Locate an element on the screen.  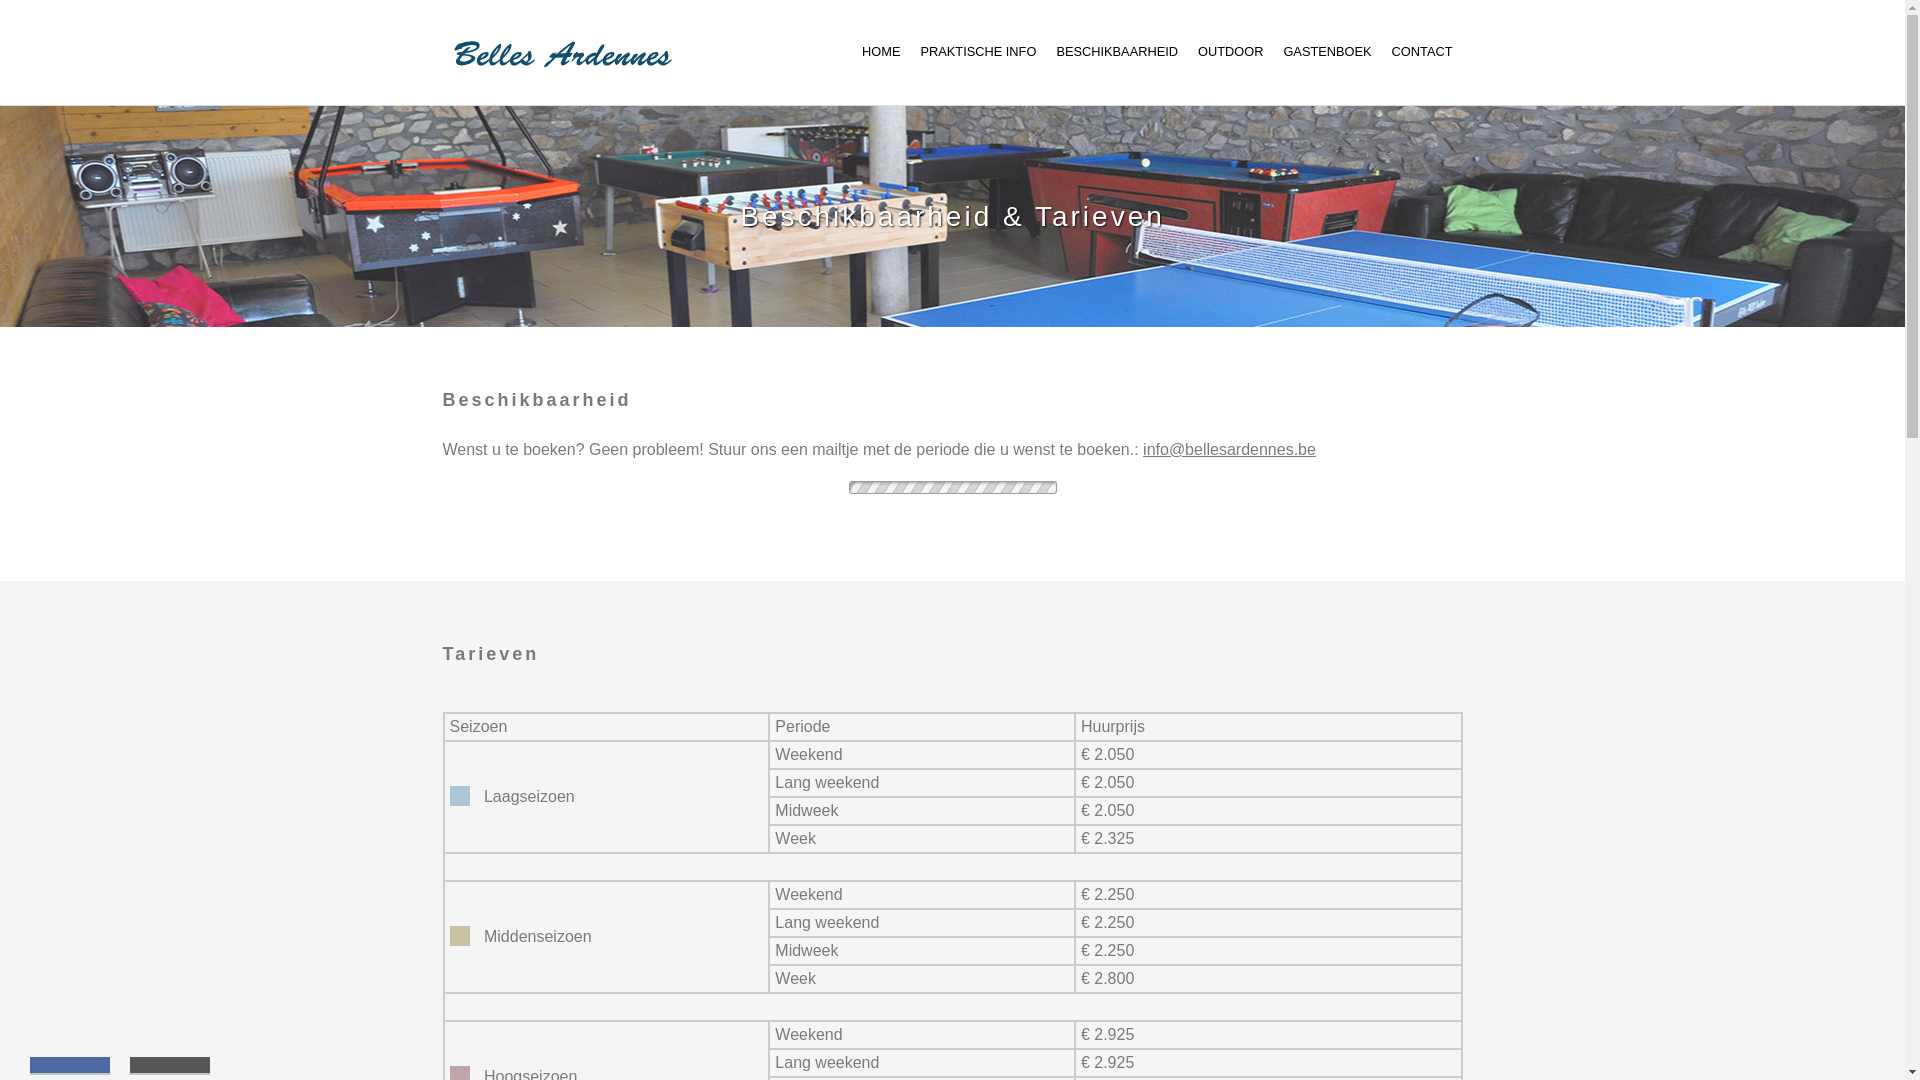
'BESCHIKBAARHEID' is located at coordinates (1116, 50).